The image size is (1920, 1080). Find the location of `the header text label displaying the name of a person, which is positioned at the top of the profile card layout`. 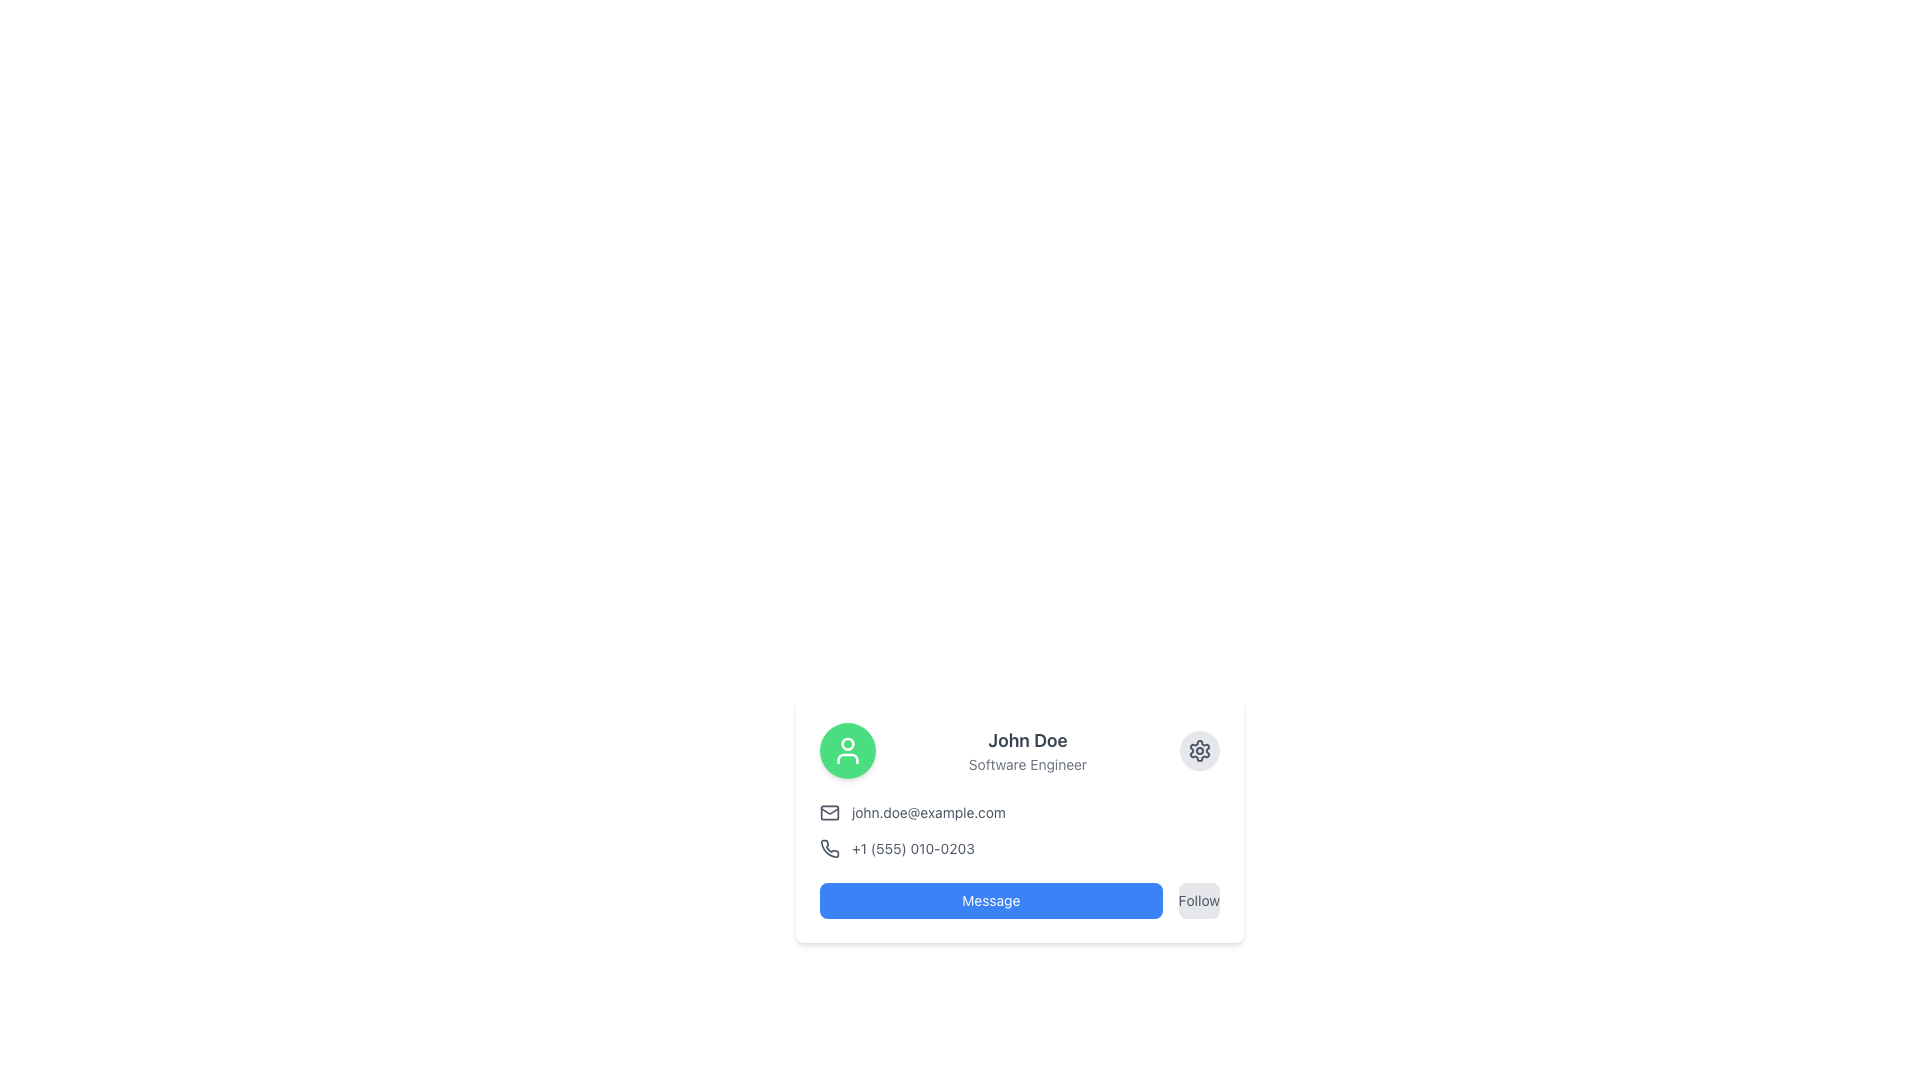

the header text label displaying the name of a person, which is positioned at the top of the profile card layout is located at coordinates (1027, 740).